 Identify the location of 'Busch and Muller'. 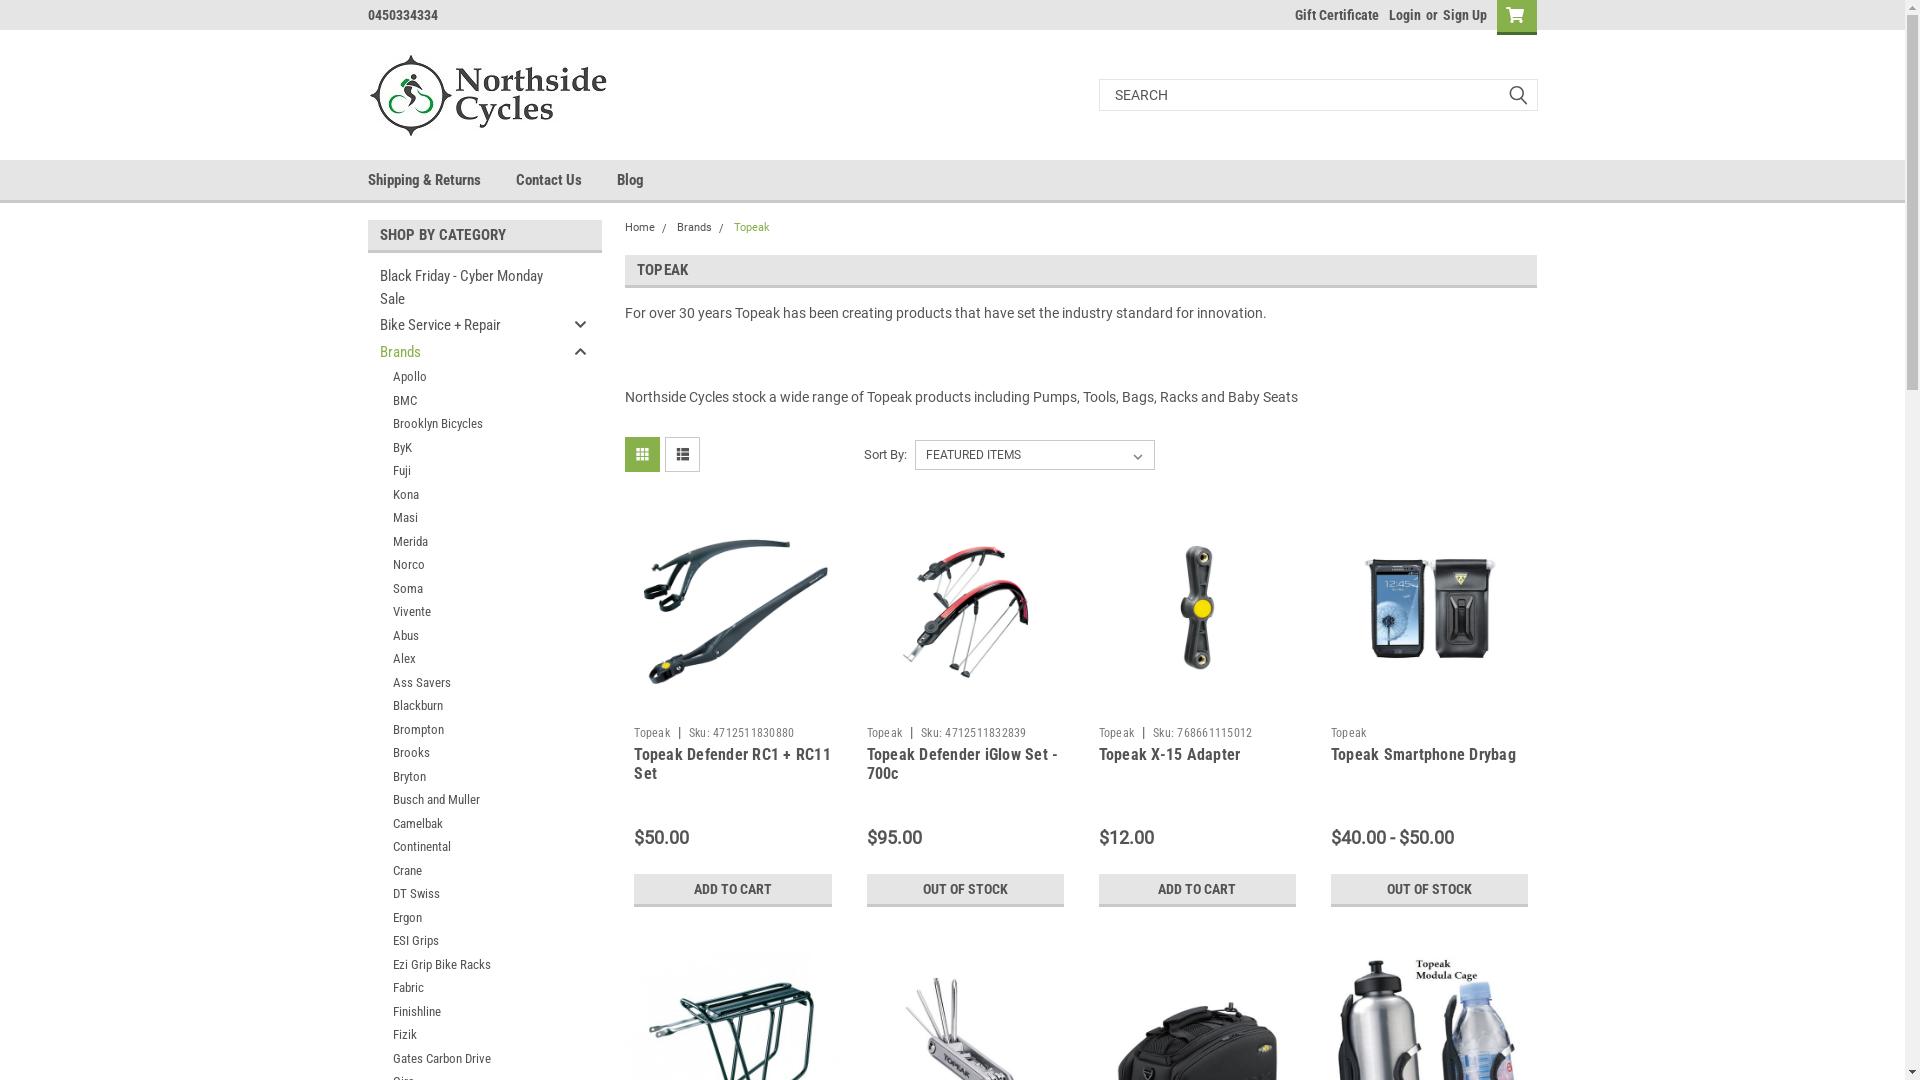
(466, 798).